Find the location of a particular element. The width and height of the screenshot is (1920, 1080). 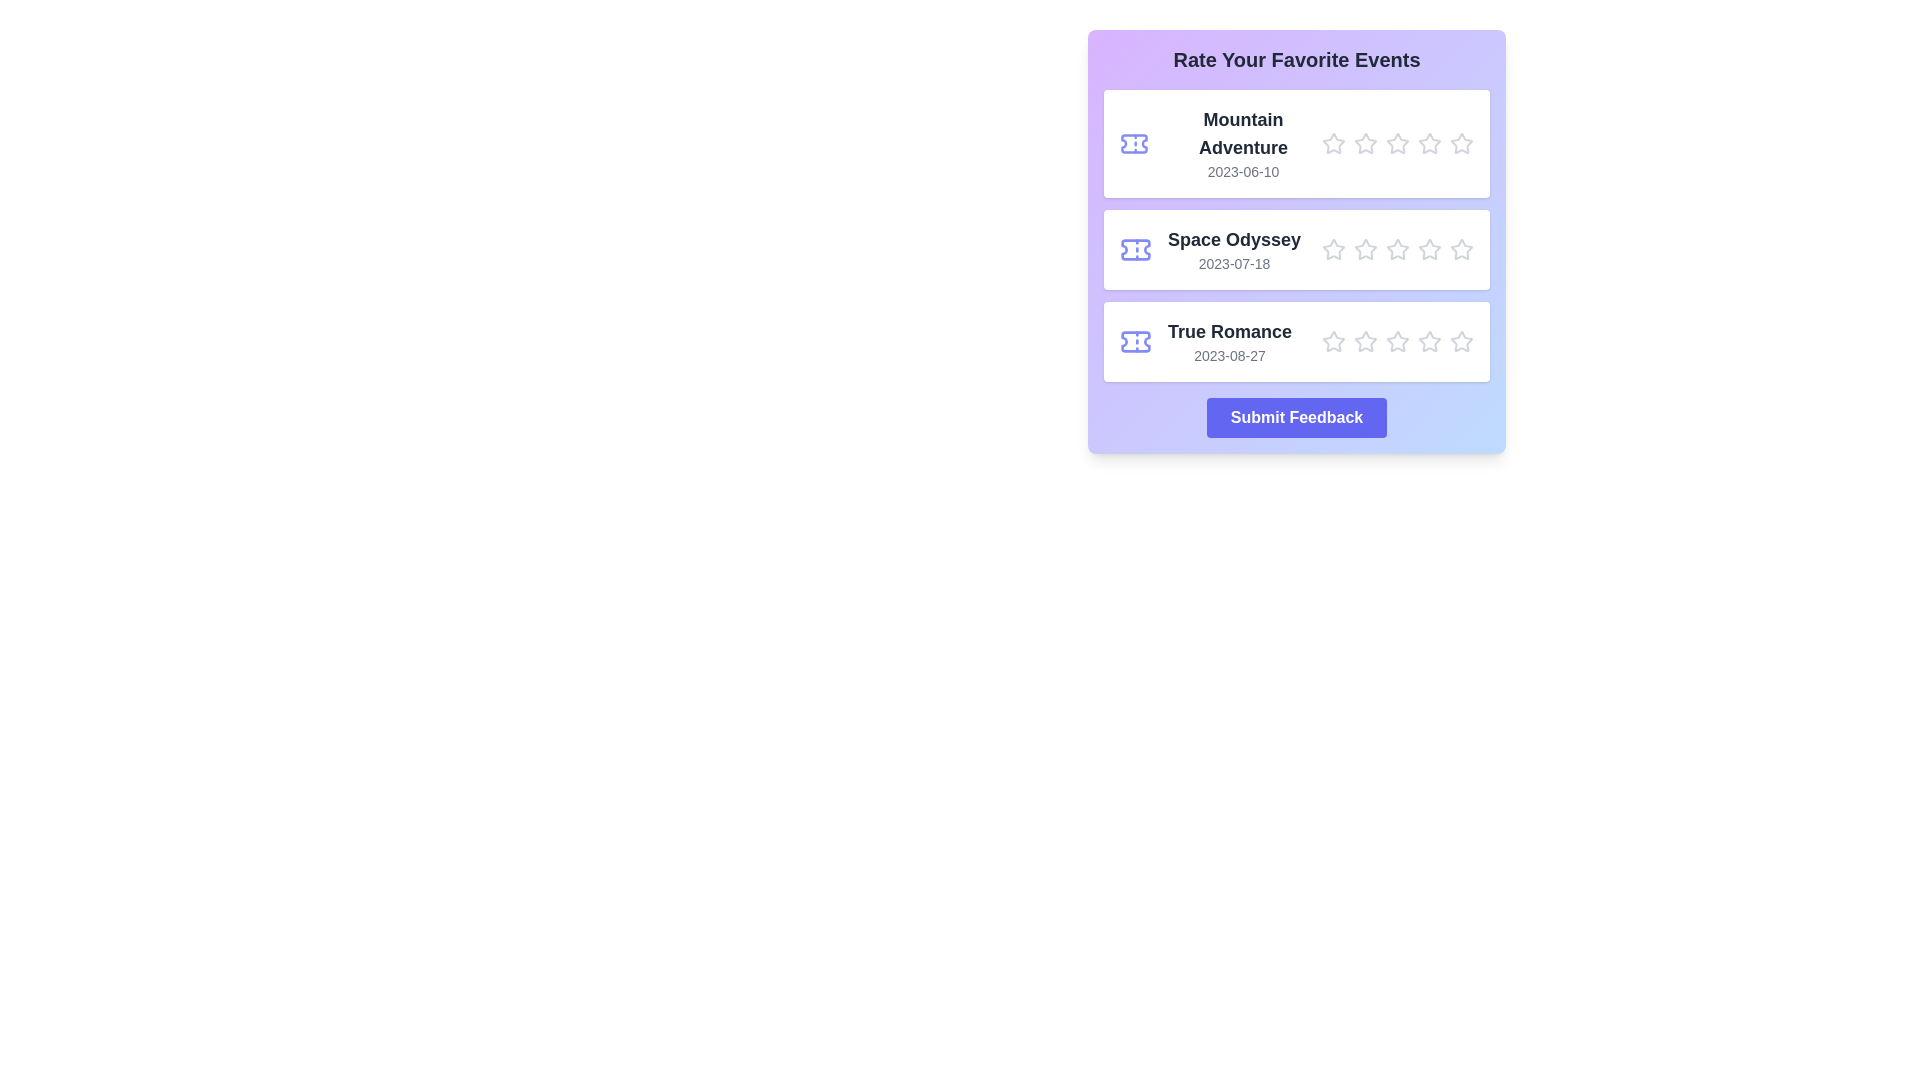

the star corresponding to the rating 4 for the movie True Romance is located at coordinates (1429, 341).